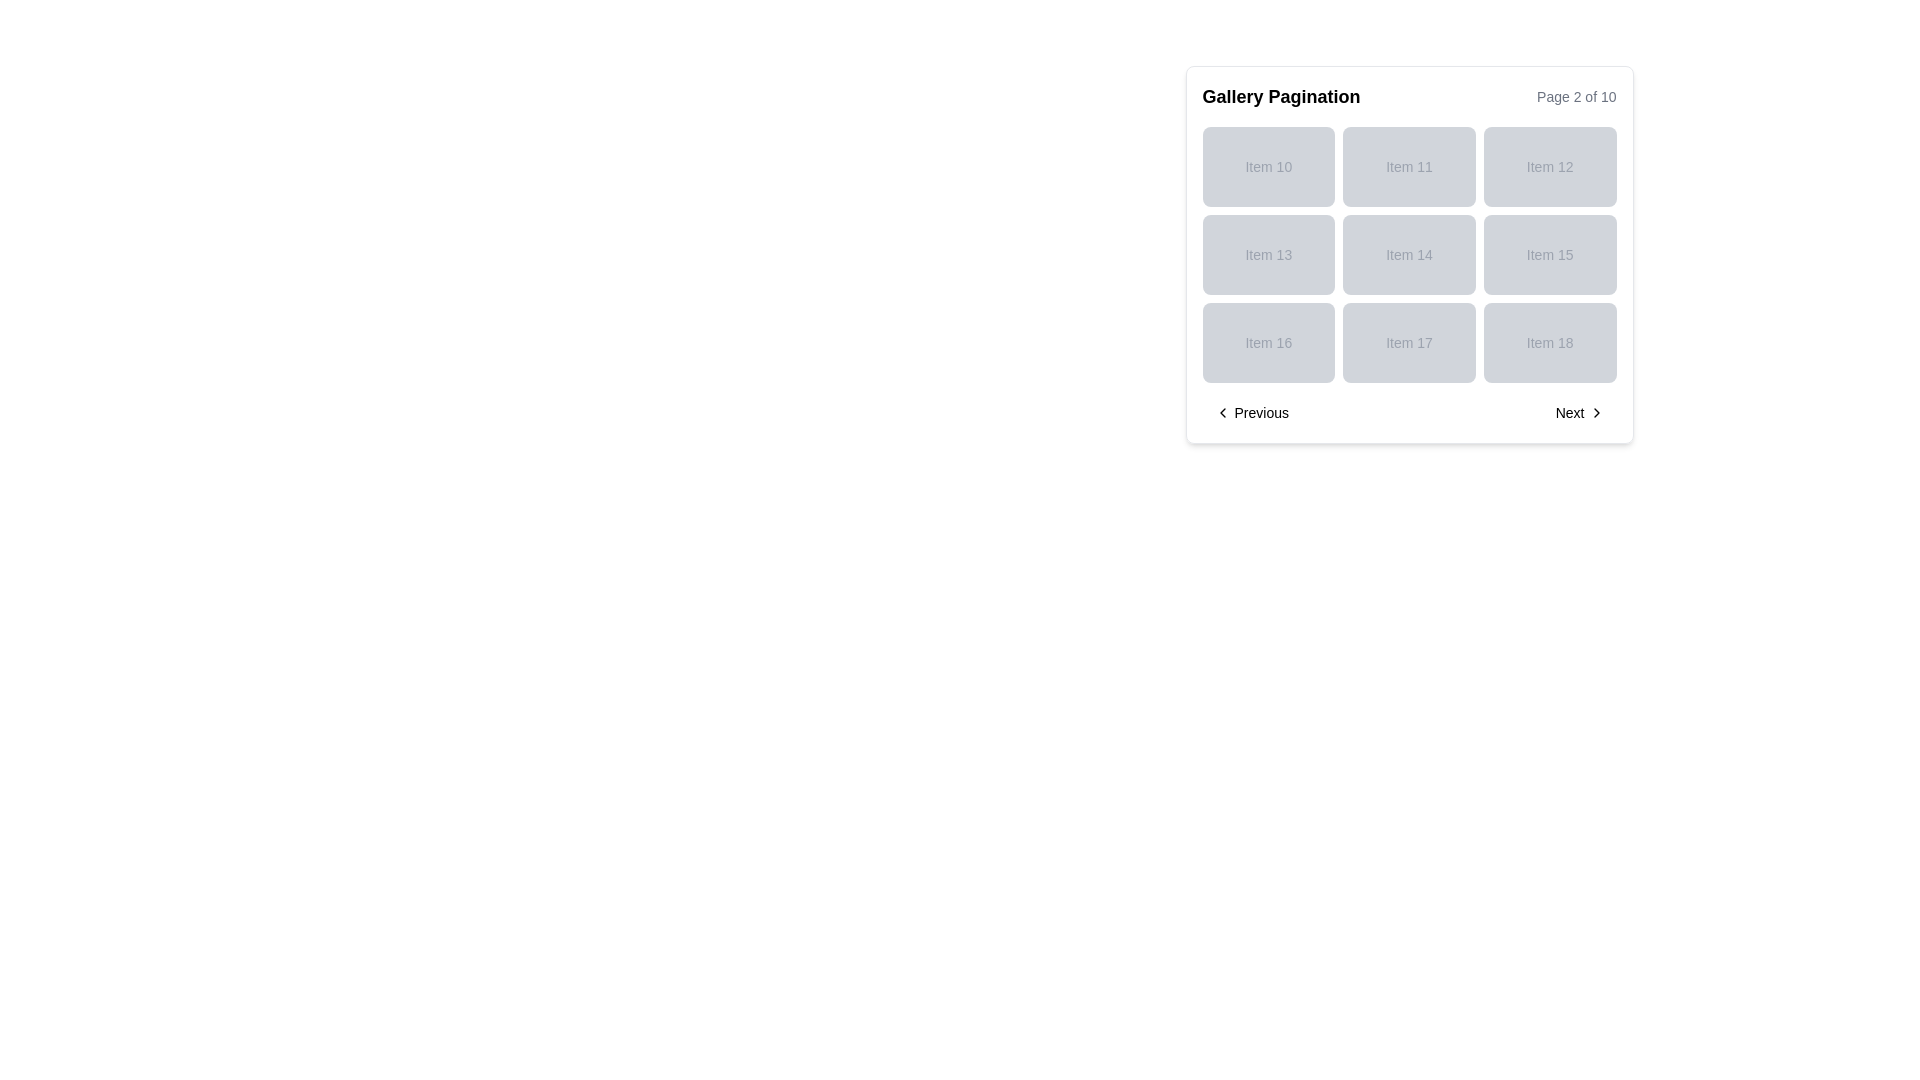 This screenshot has width=1920, height=1080. Describe the element at coordinates (1408, 342) in the screenshot. I see `the static text element displaying 'Item 17' which is located in the third row and middle column of the grid` at that location.